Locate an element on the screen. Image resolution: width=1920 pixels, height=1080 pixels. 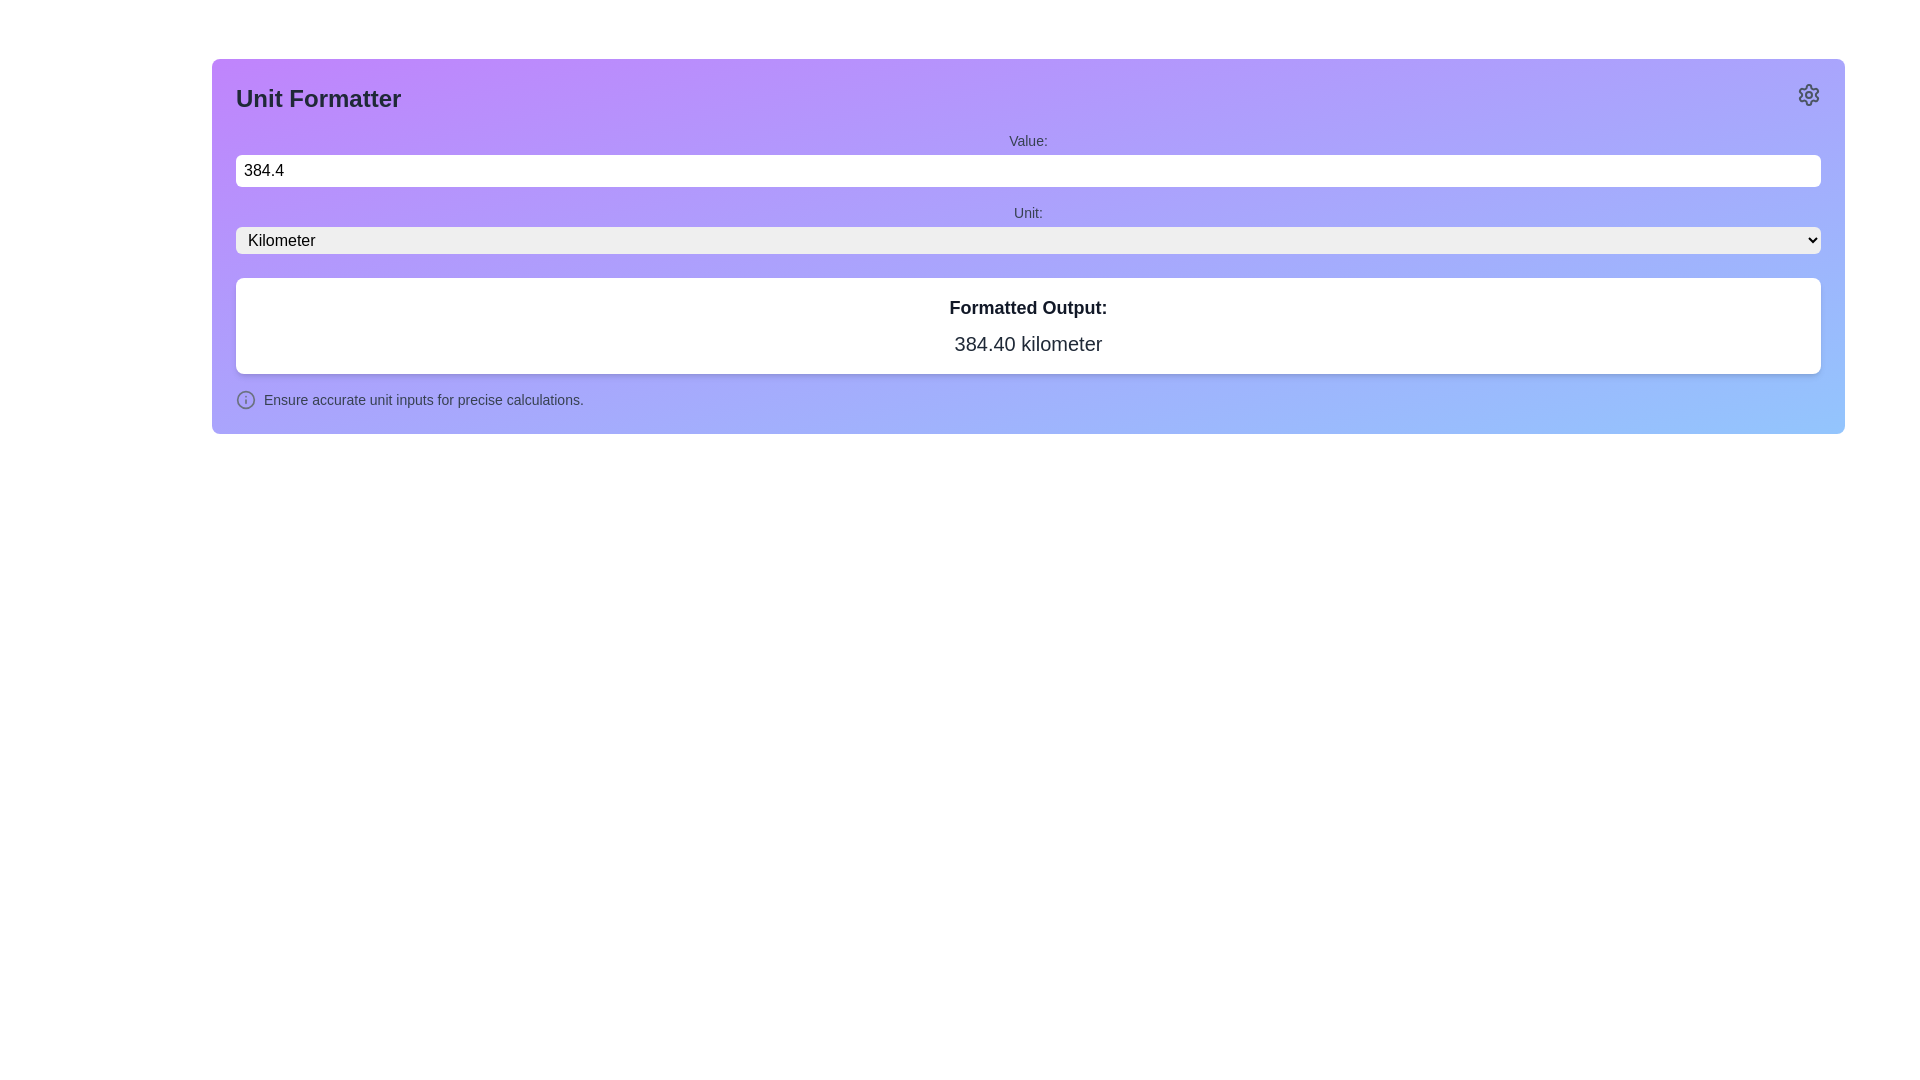
the circular icon with a thin dark border and an exclamation point is located at coordinates (244, 400).